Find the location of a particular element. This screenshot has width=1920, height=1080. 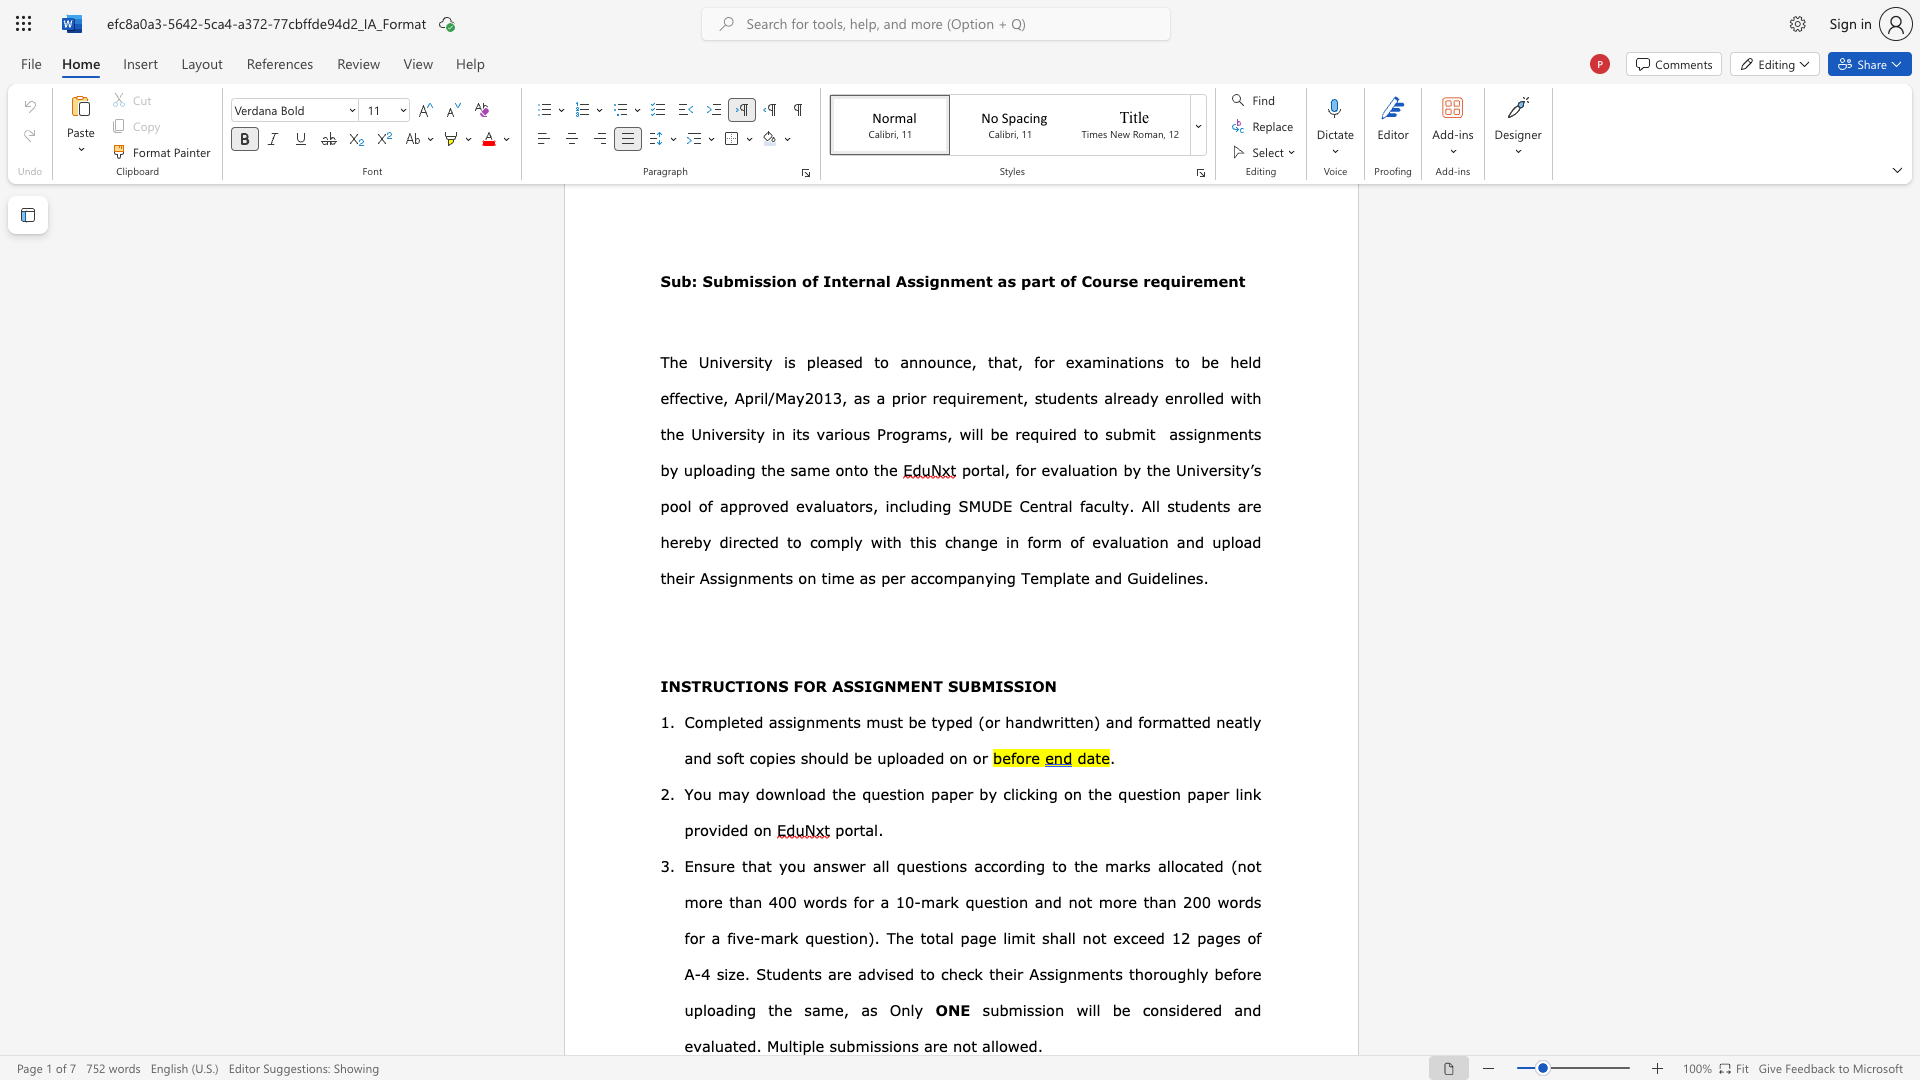

the subset text "le submissions are not allowed." within the text "Multiple submissions are not allowed." is located at coordinates (811, 1044).